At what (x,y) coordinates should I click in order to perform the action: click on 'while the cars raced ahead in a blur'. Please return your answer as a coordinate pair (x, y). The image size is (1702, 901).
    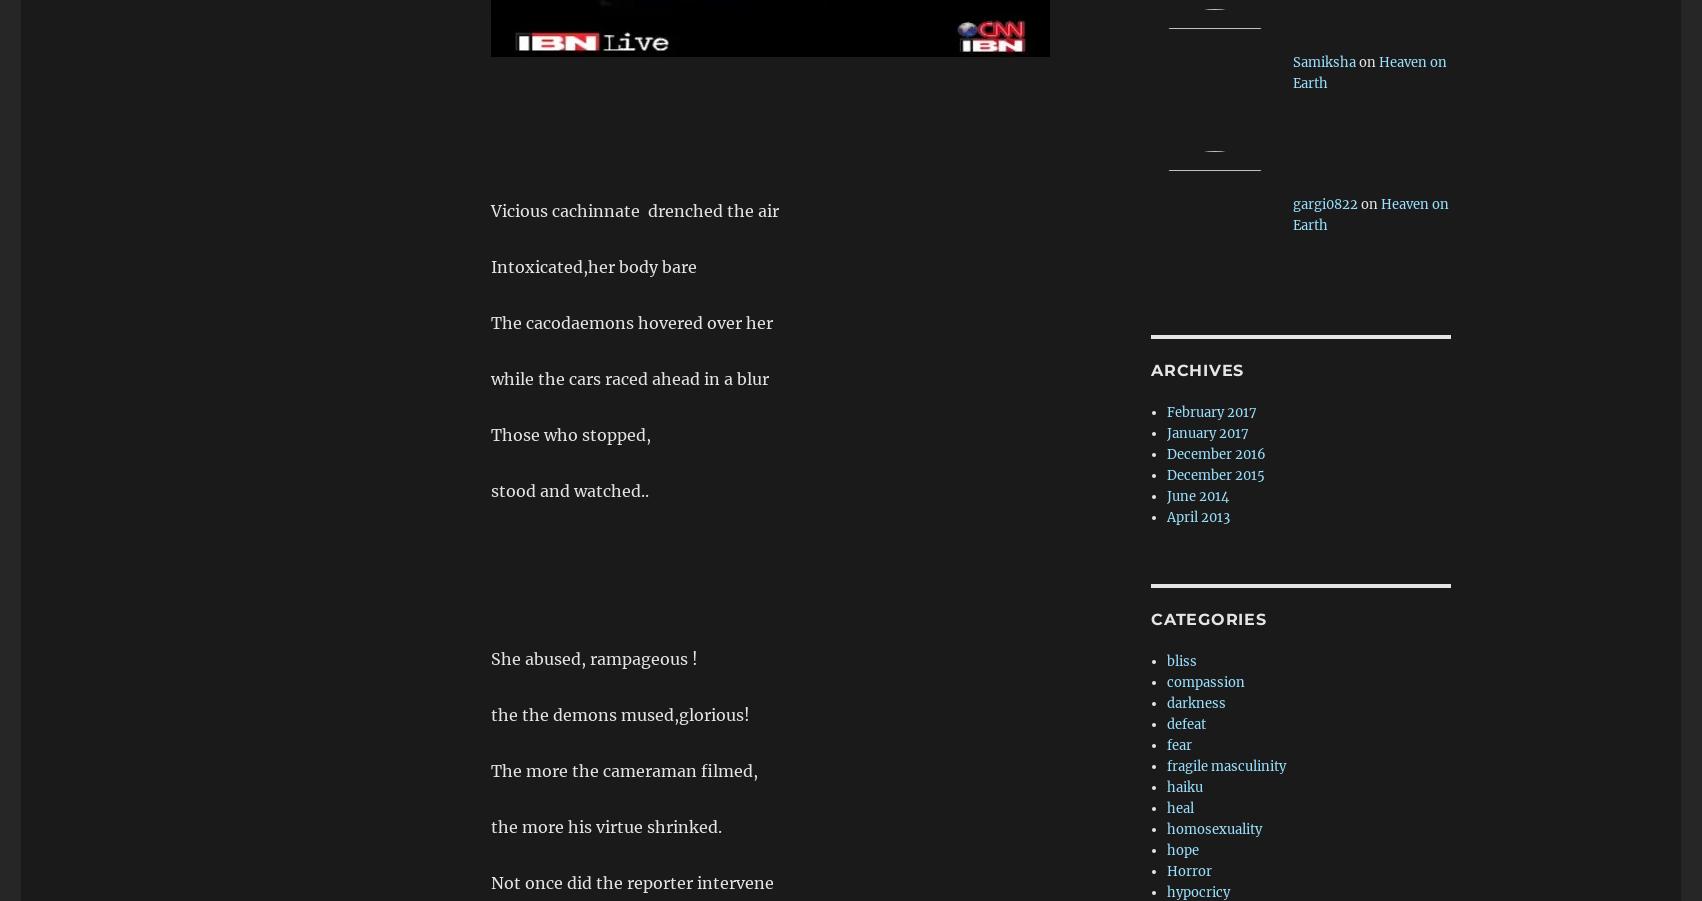
    Looking at the image, I should click on (630, 377).